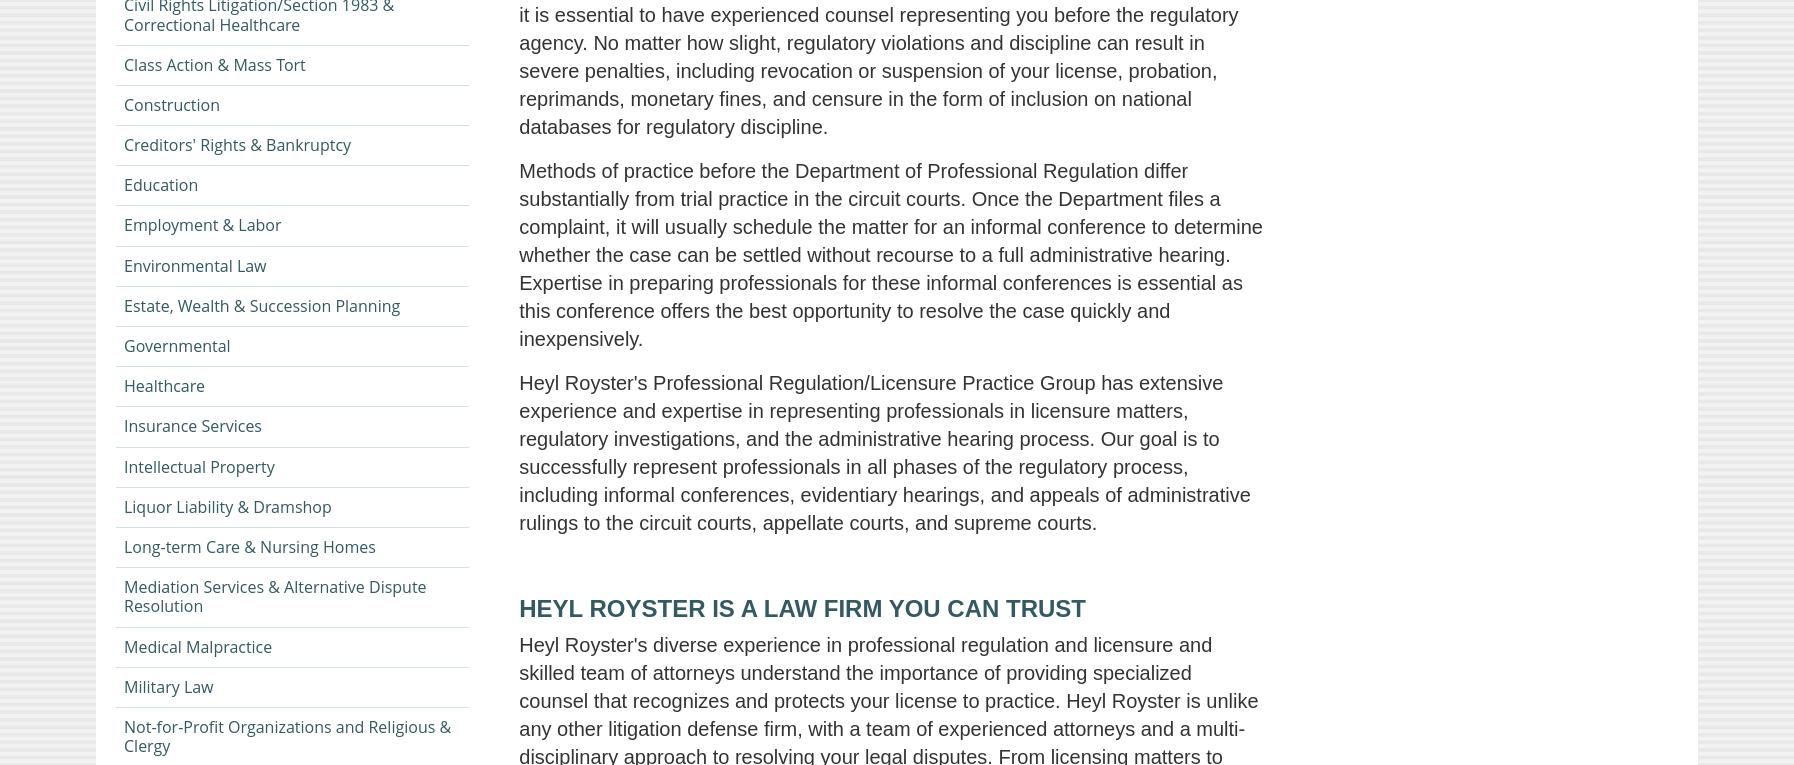 The height and width of the screenshot is (765, 1794). Describe the element at coordinates (171, 102) in the screenshot. I see `'Construction'` at that location.